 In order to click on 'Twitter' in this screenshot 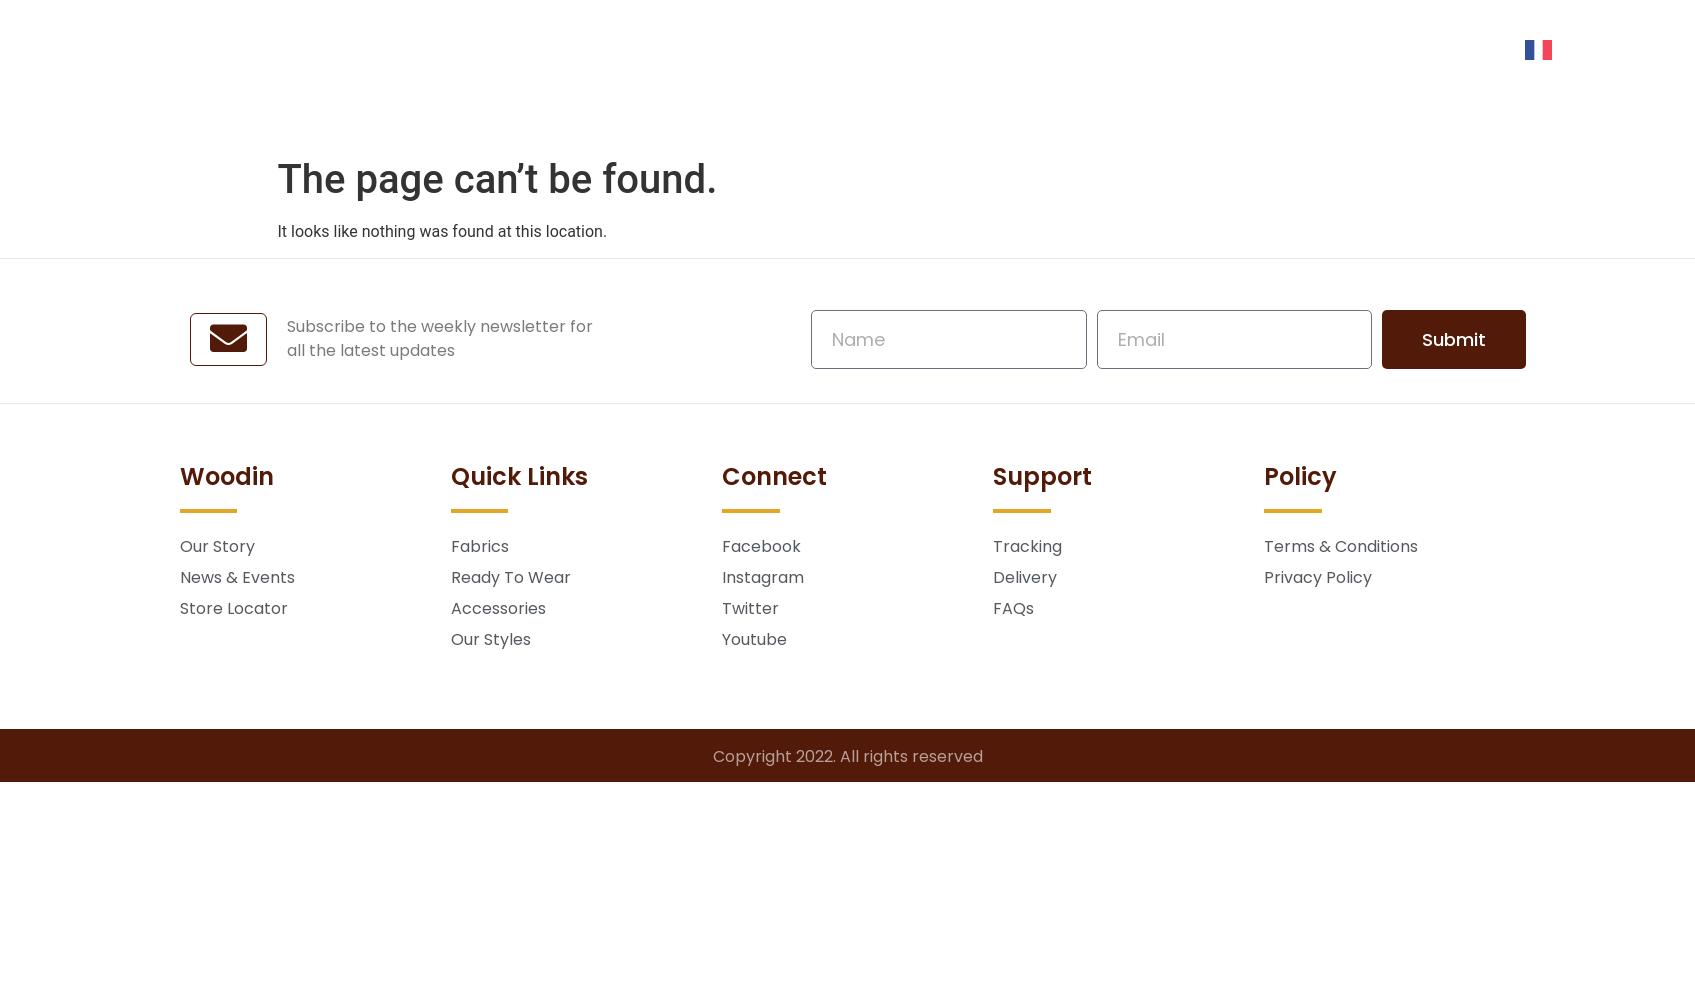, I will do `click(720, 606)`.